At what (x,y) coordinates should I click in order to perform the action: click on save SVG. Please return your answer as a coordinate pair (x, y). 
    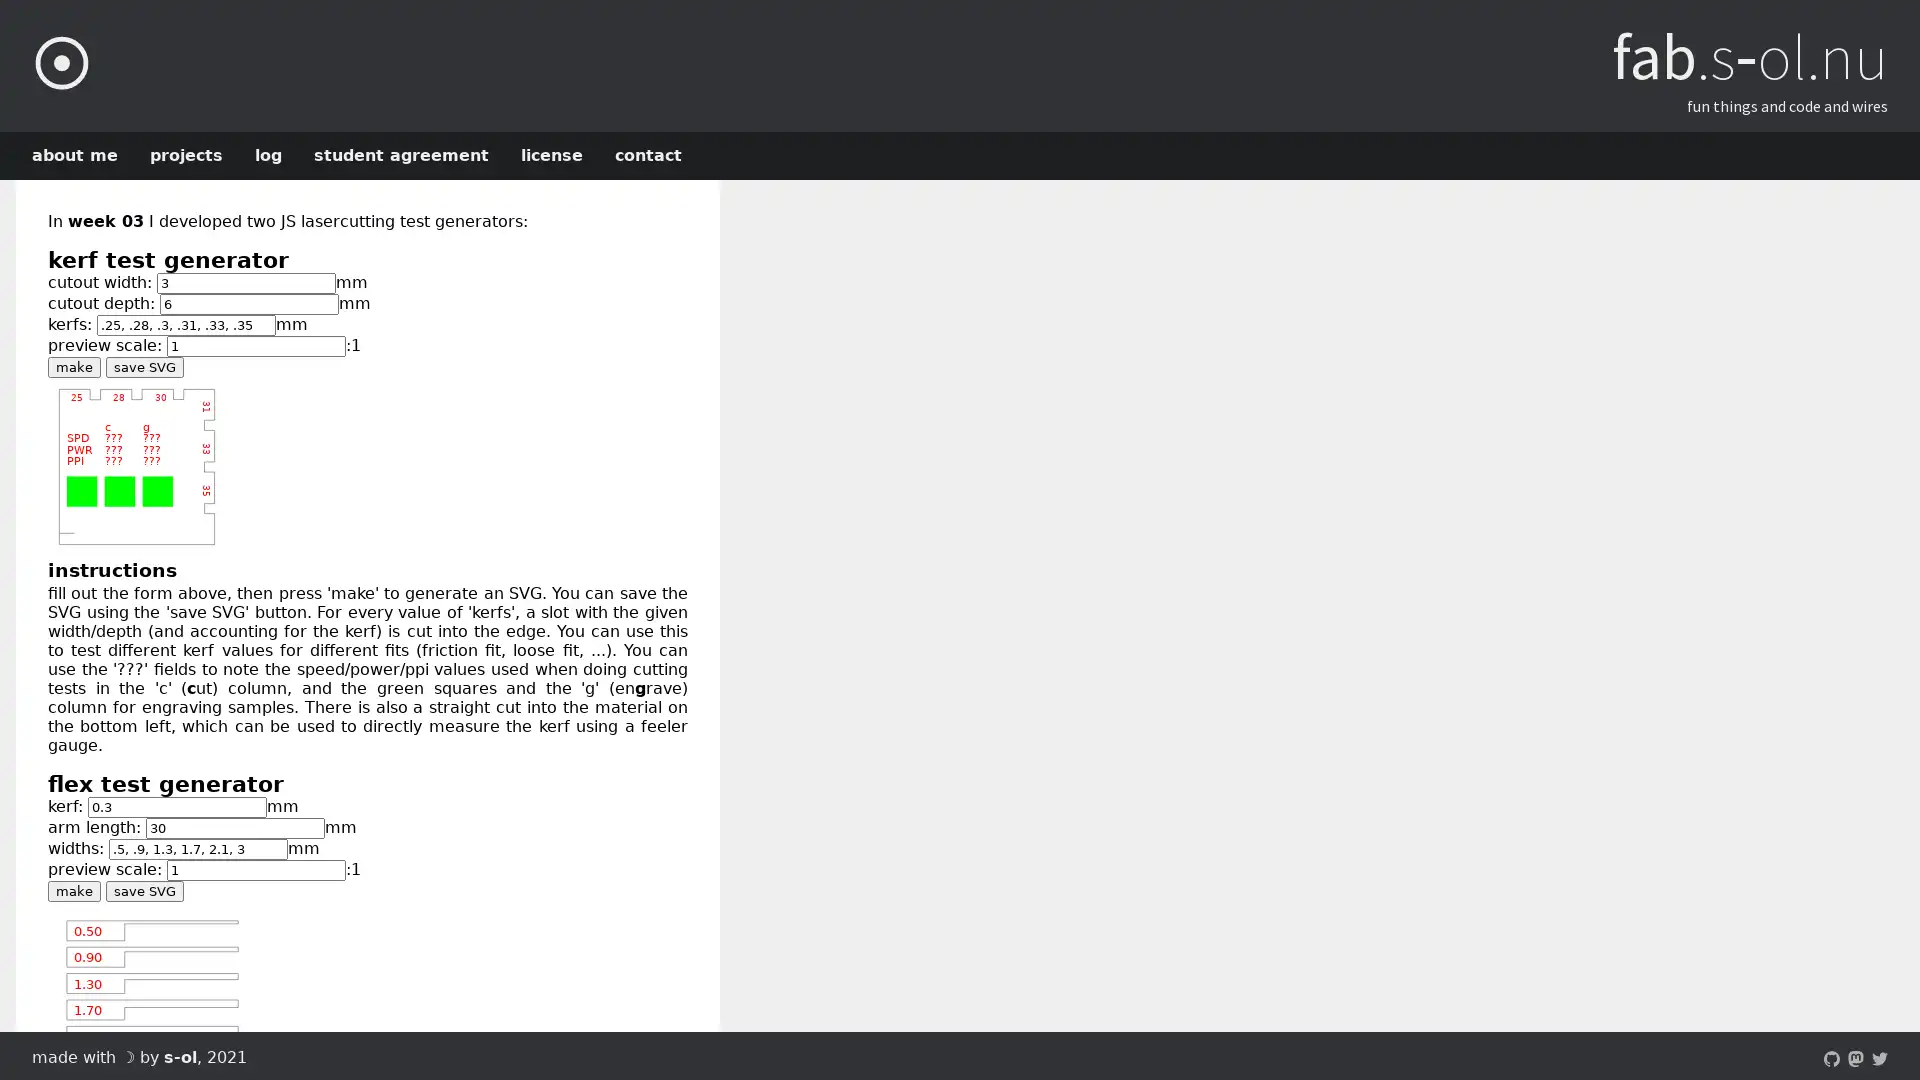
    Looking at the image, I should click on (143, 889).